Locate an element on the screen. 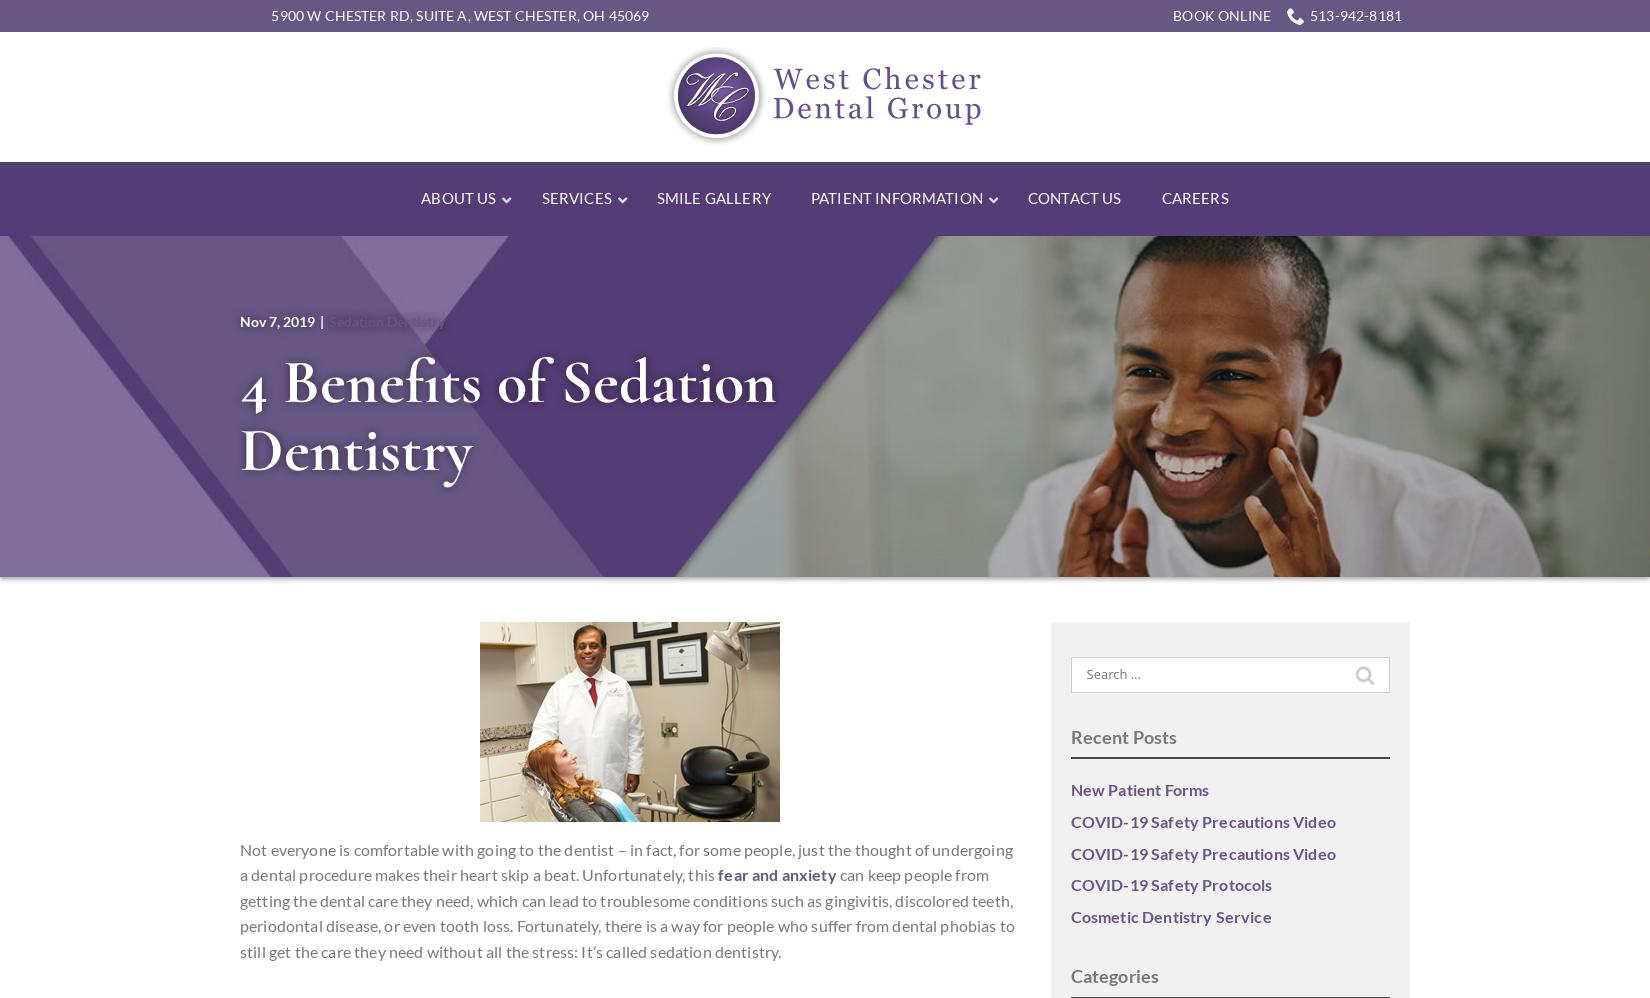 The width and height of the screenshot is (1650, 998). 'Emergency Dentistry' is located at coordinates (671, 266).